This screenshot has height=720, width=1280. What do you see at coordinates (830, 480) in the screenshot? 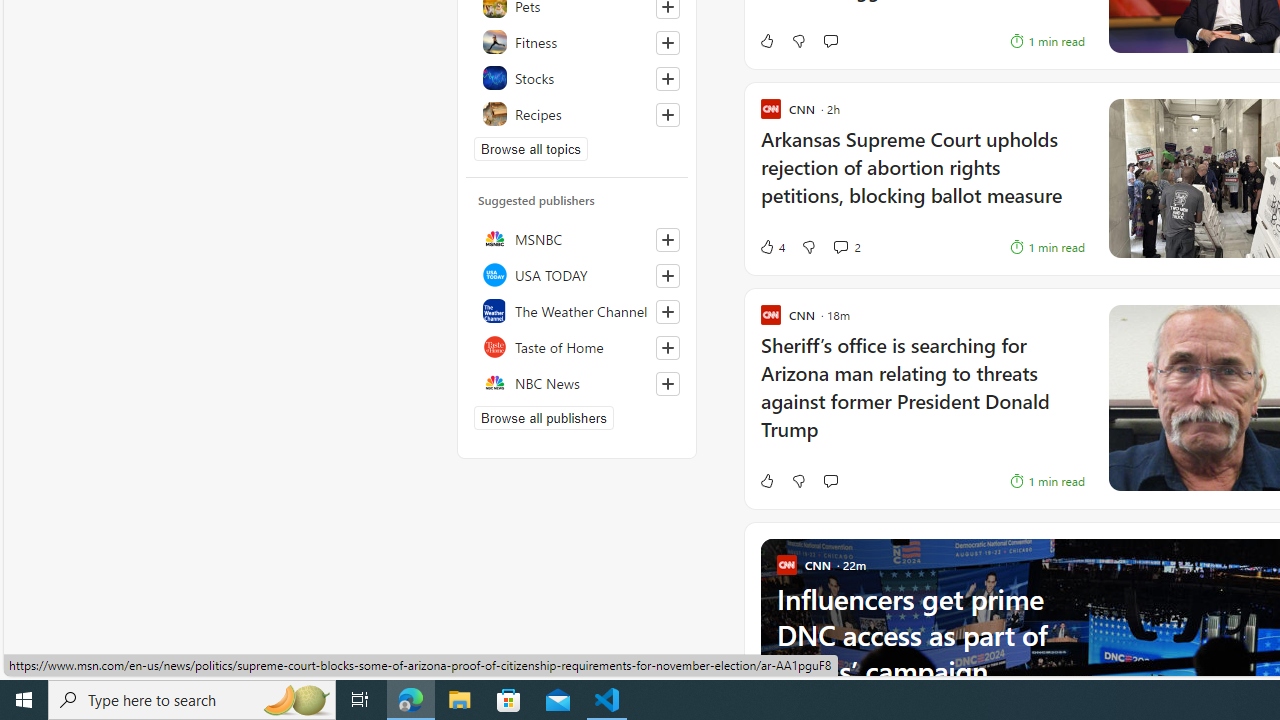
I see `'Start the conversation'` at bounding box center [830, 480].